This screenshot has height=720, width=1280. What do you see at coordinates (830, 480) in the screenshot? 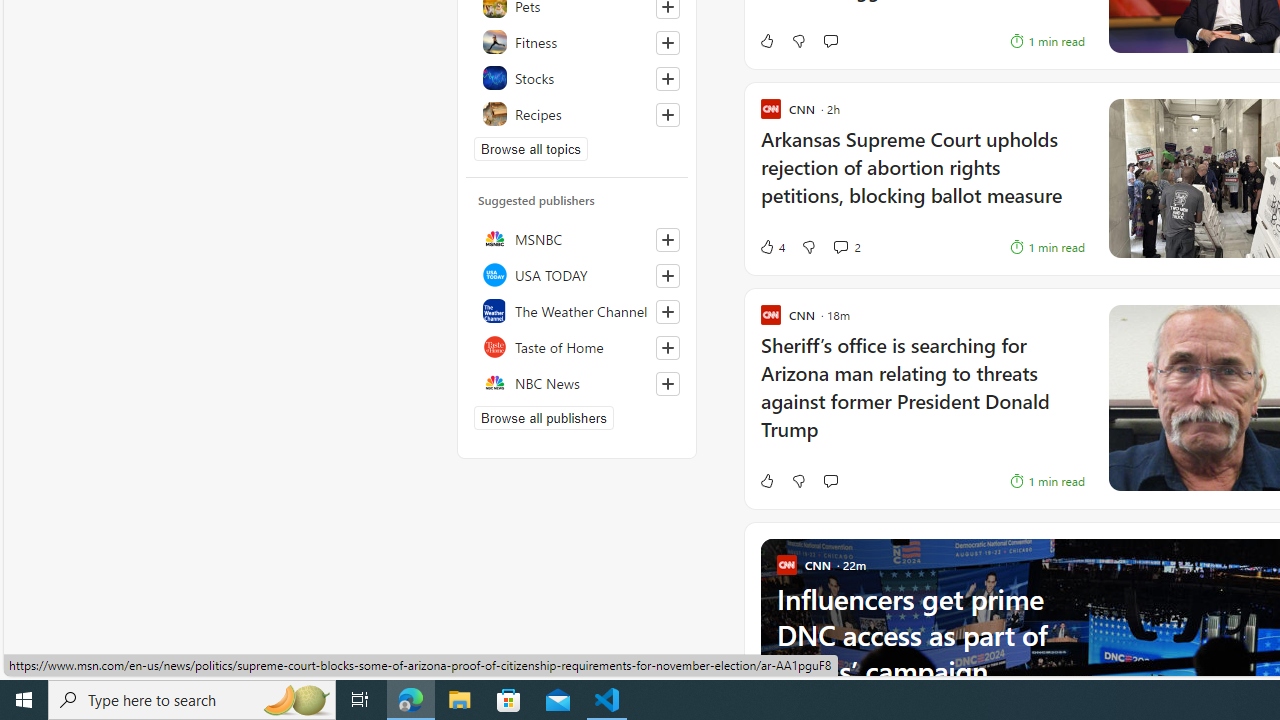
I see `'Start the conversation'` at bounding box center [830, 480].